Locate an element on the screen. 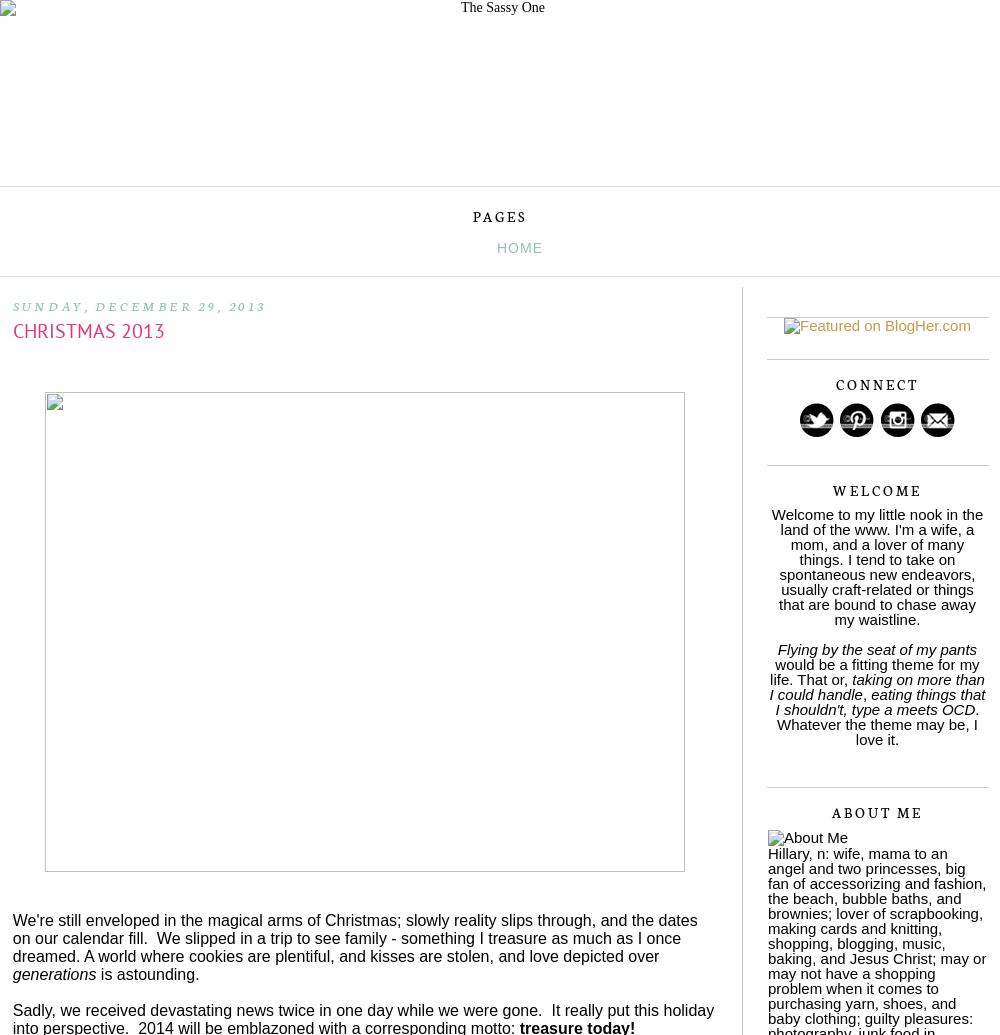 This screenshot has height=1035, width=1000. 'Welcome' is located at coordinates (832, 489).